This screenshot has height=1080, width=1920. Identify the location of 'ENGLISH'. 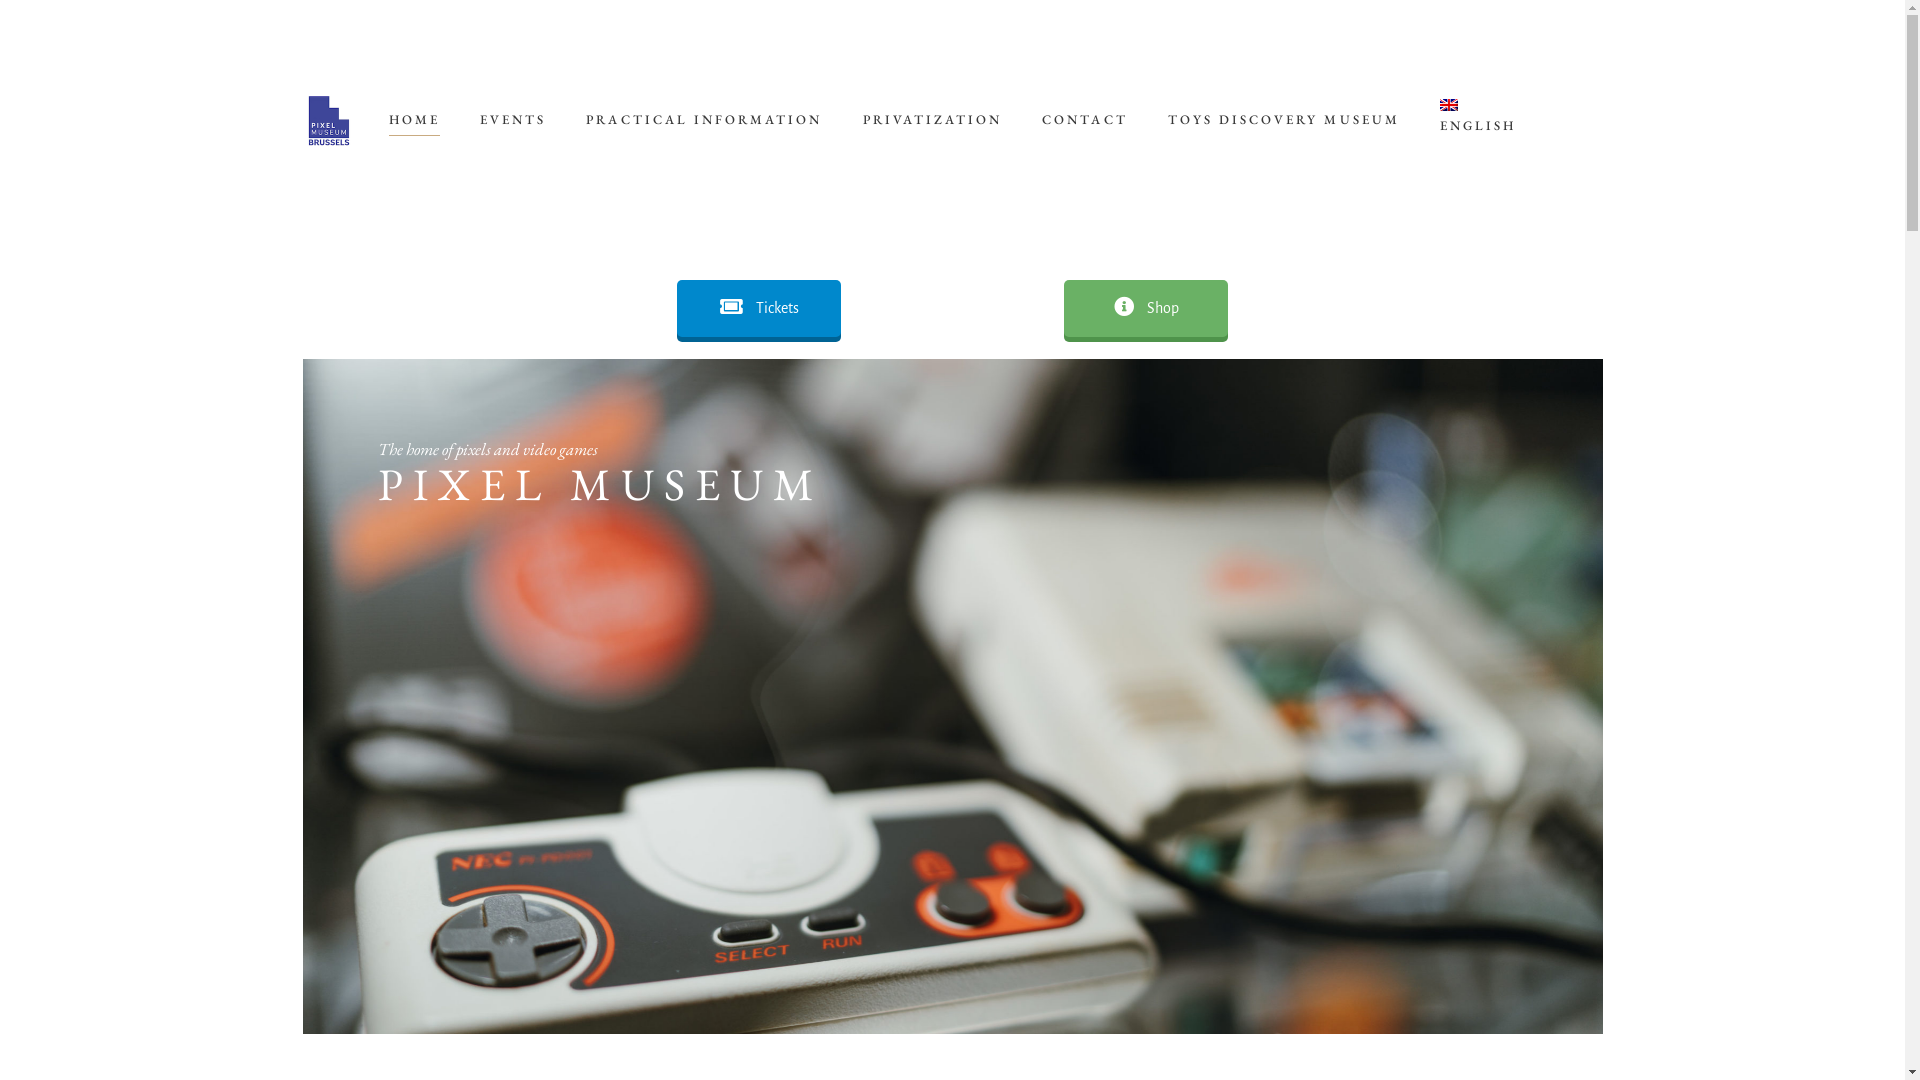
(1478, 119).